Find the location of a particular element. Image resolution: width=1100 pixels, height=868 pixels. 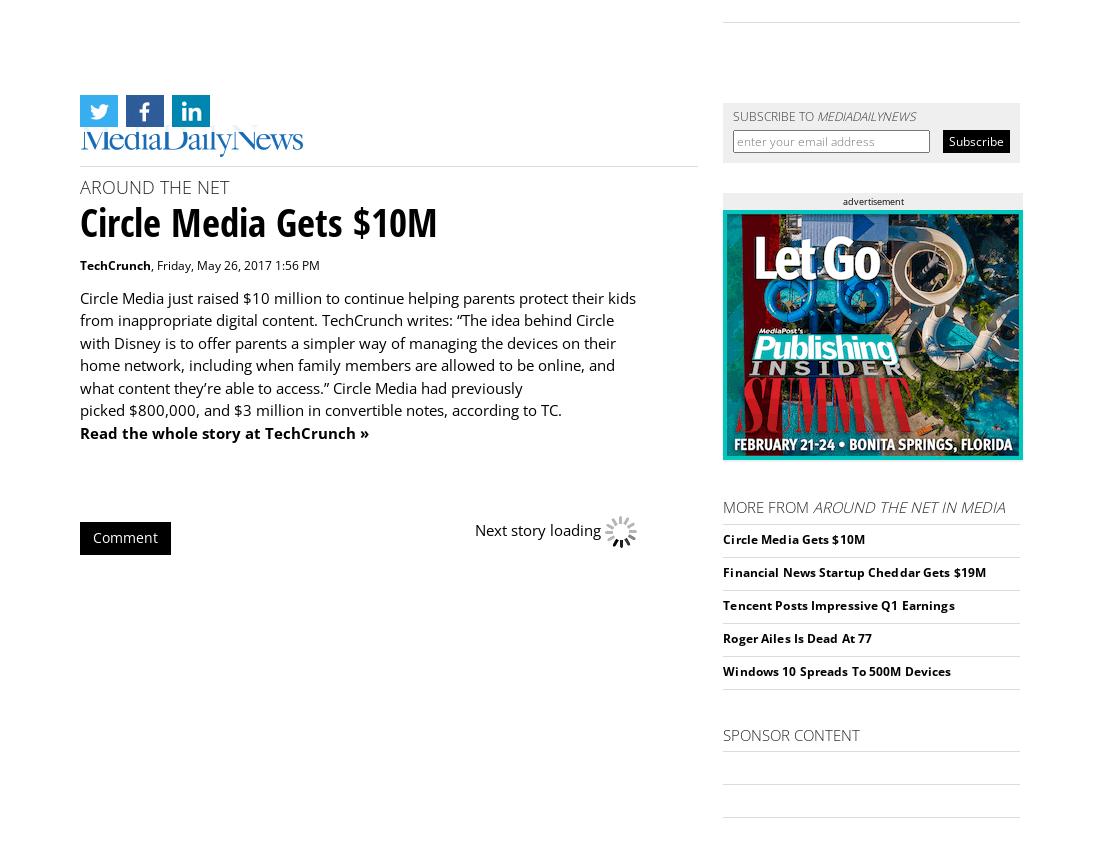

'Around the Net In Media' is located at coordinates (813, 506).